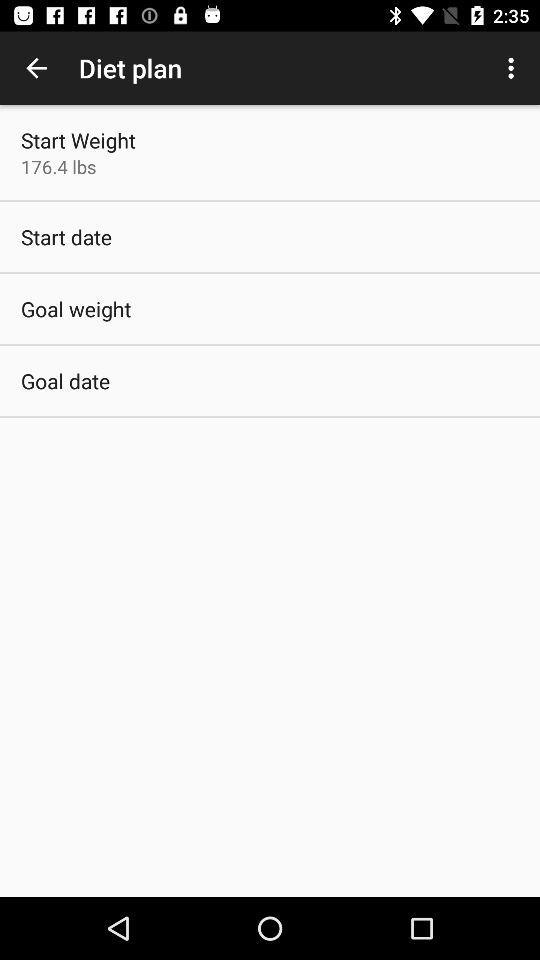 The image size is (540, 960). What do you see at coordinates (513, 68) in the screenshot?
I see `icon to the right of the diet plan item` at bounding box center [513, 68].